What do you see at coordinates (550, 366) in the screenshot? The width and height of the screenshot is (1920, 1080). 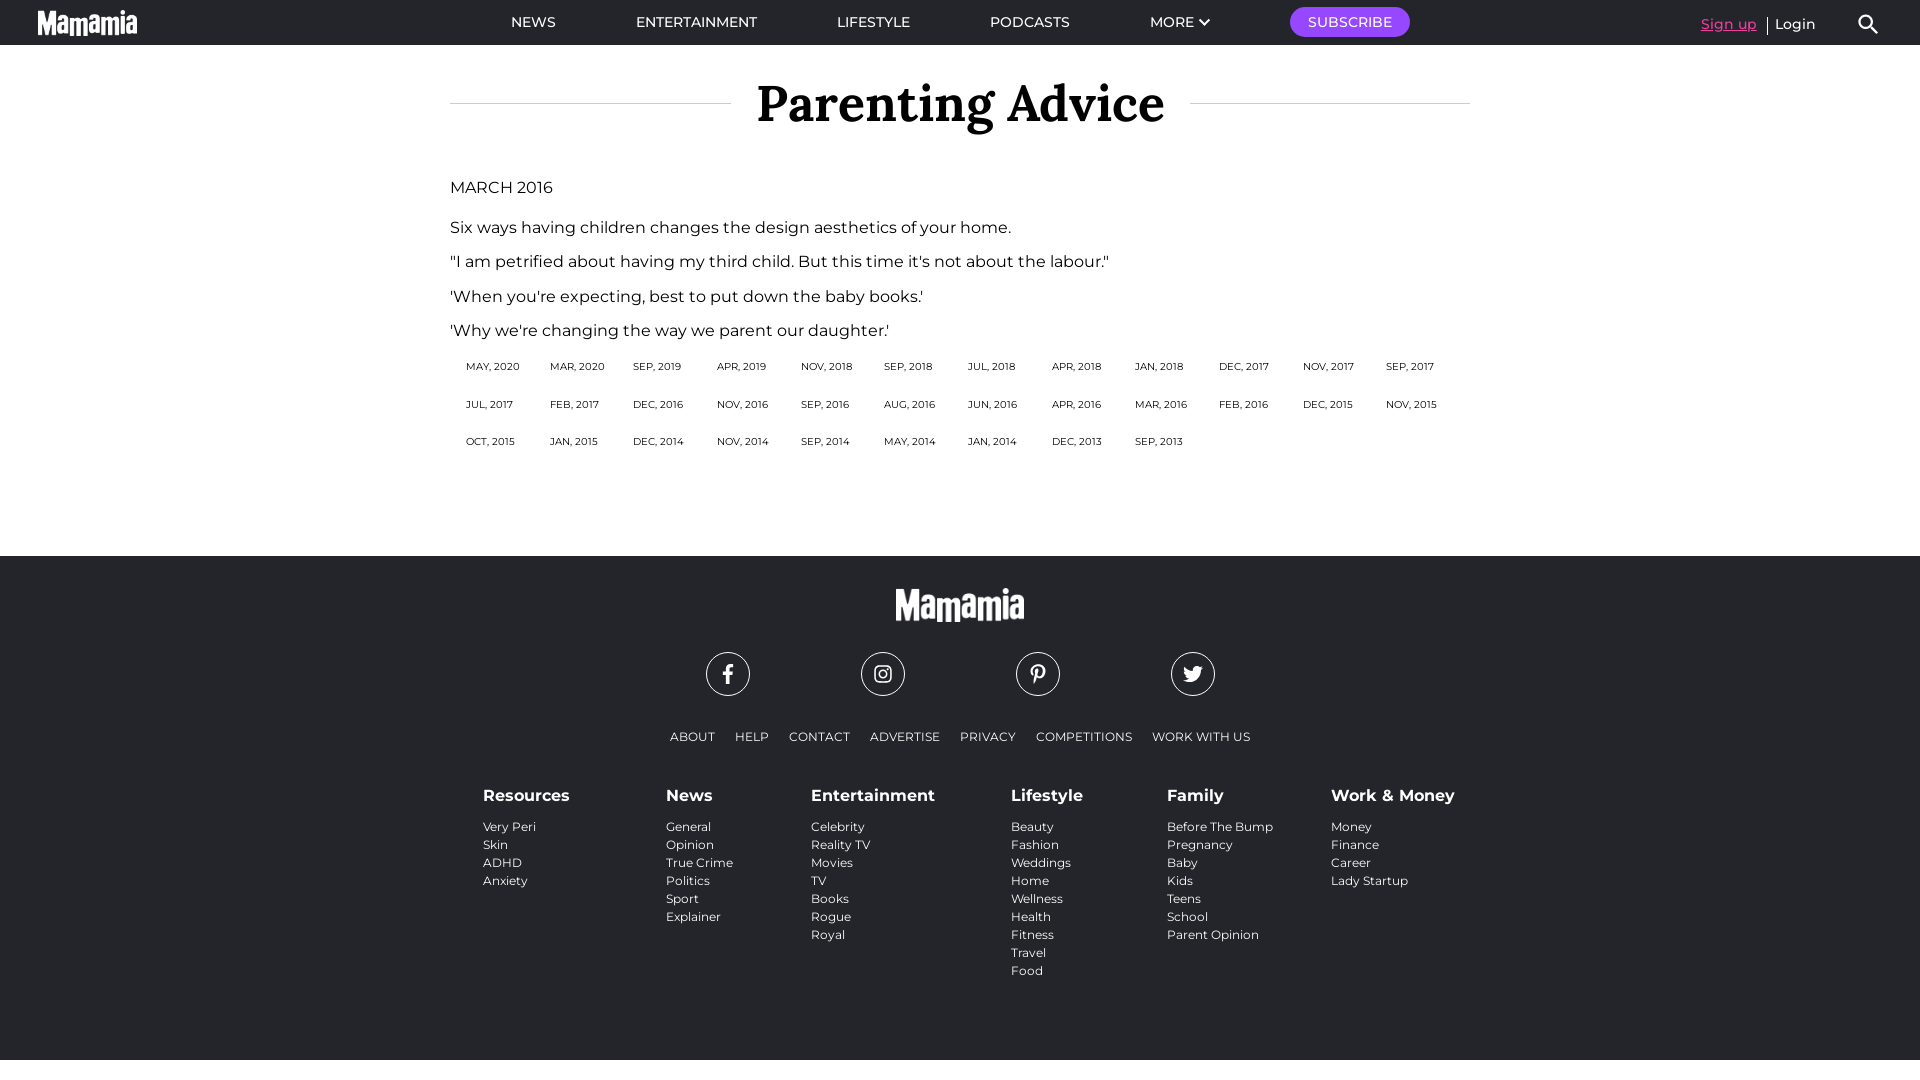 I see `'MAR, 2020'` at bounding box center [550, 366].